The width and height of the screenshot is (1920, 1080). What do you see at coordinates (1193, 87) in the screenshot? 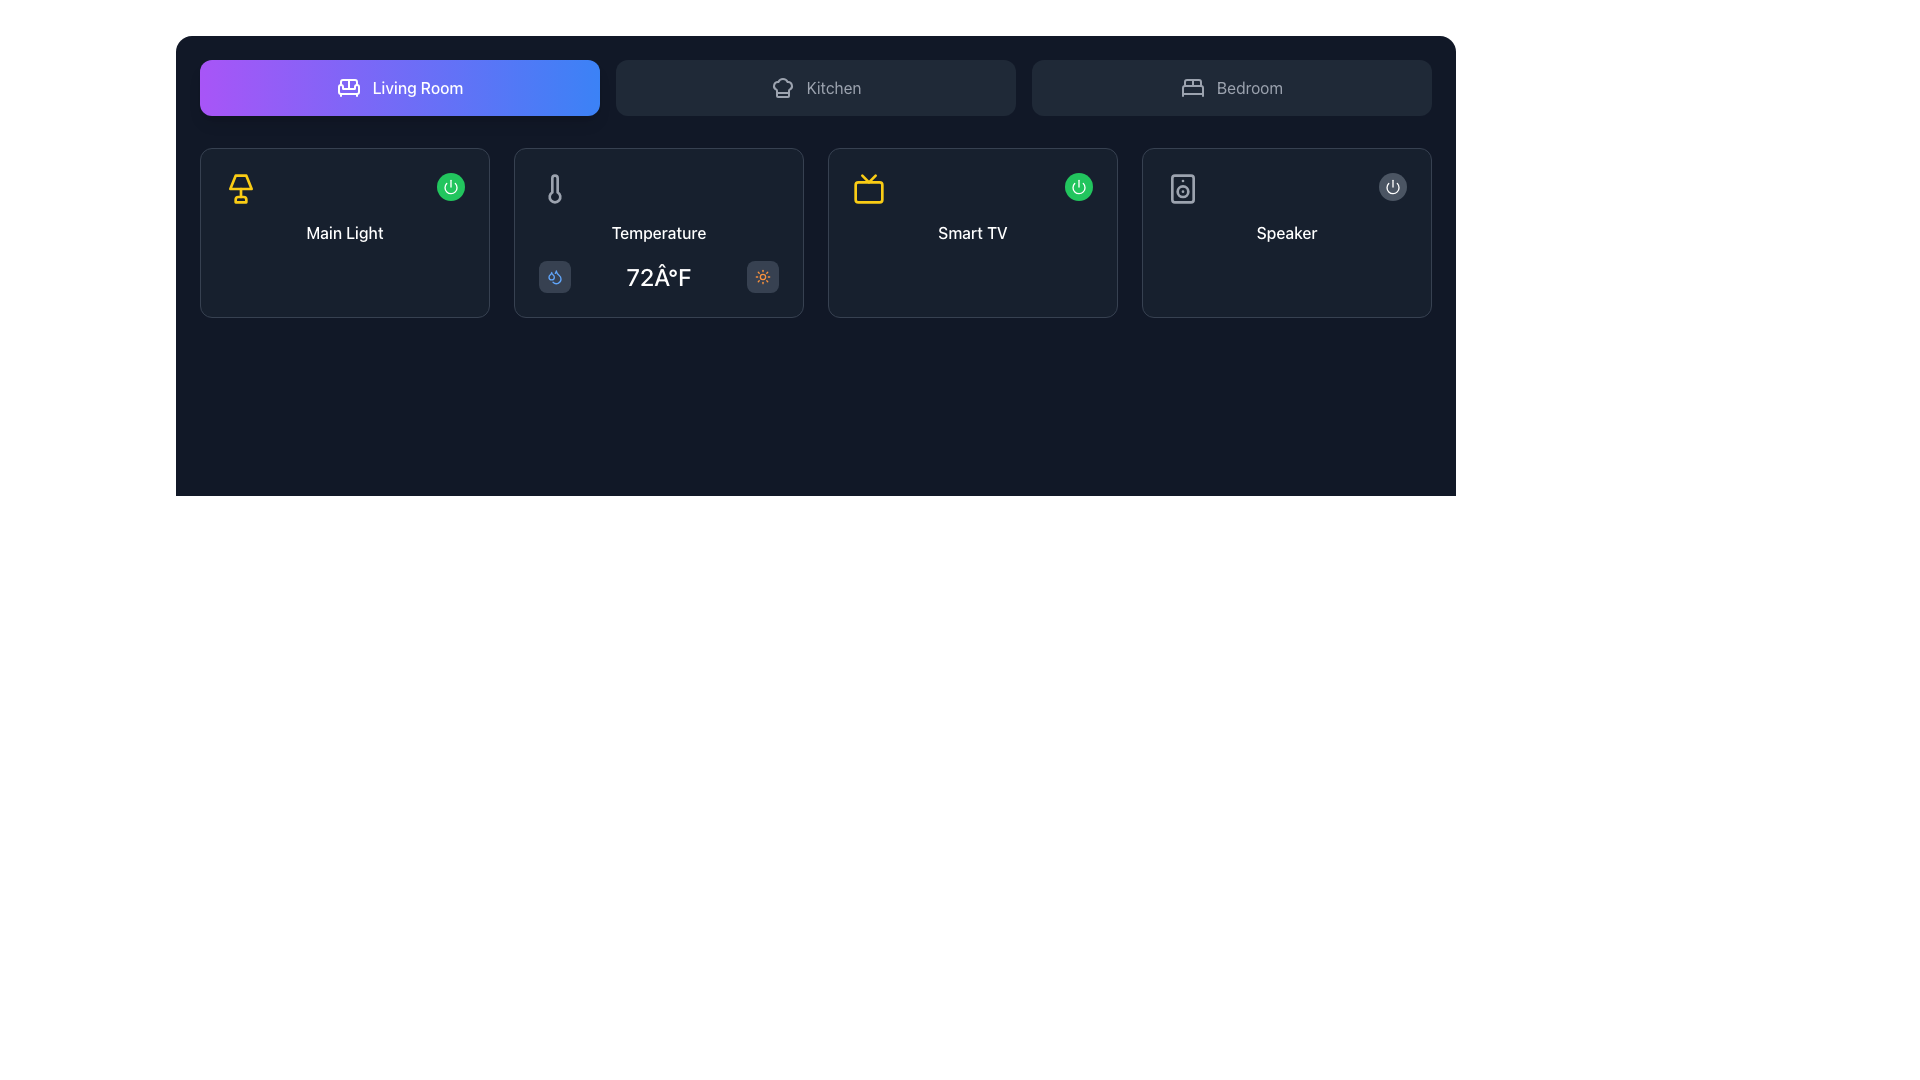
I see `the double bed icon styled in line art format with gray lines on a dark background, located to the left of the 'Bedroom' text in the top-right navigation bar` at bounding box center [1193, 87].